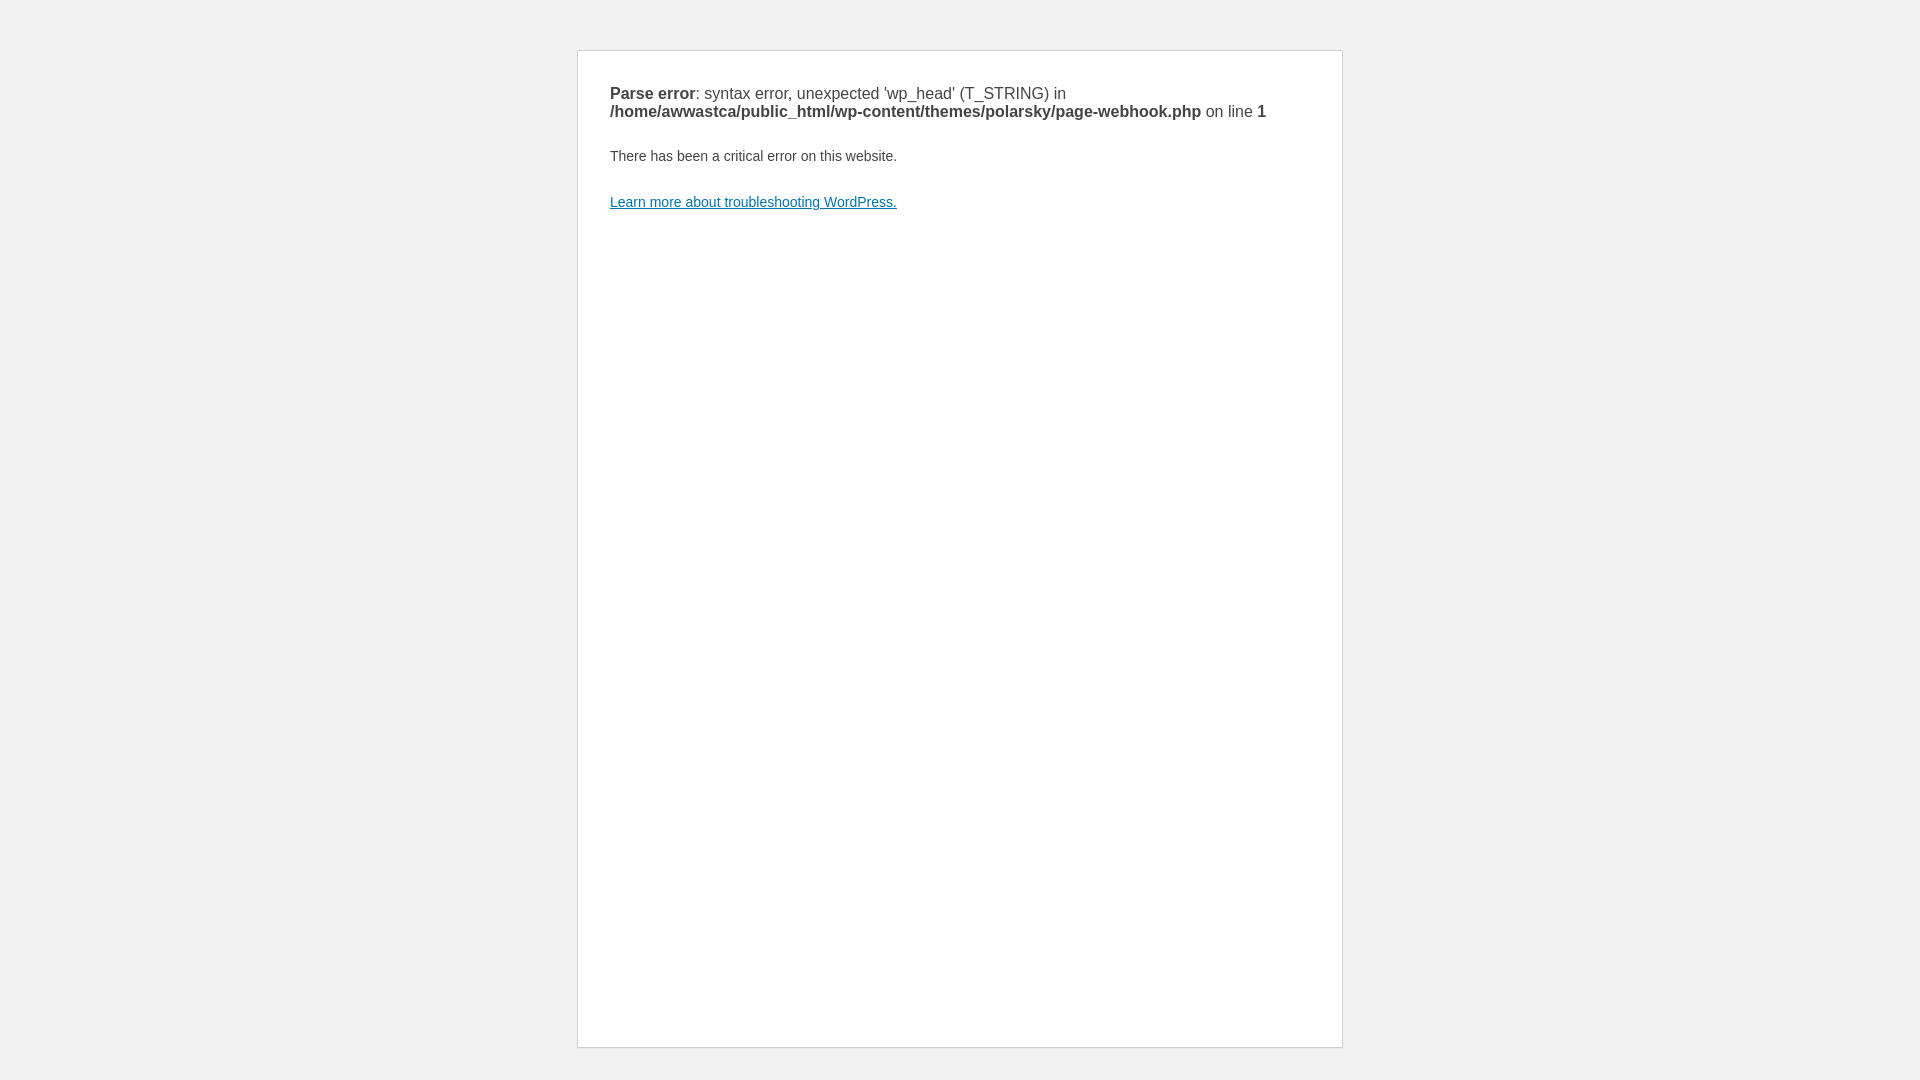 The width and height of the screenshot is (1920, 1080). Describe the element at coordinates (752, 201) in the screenshot. I see `'Learn more about troubleshooting WordPress.'` at that location.